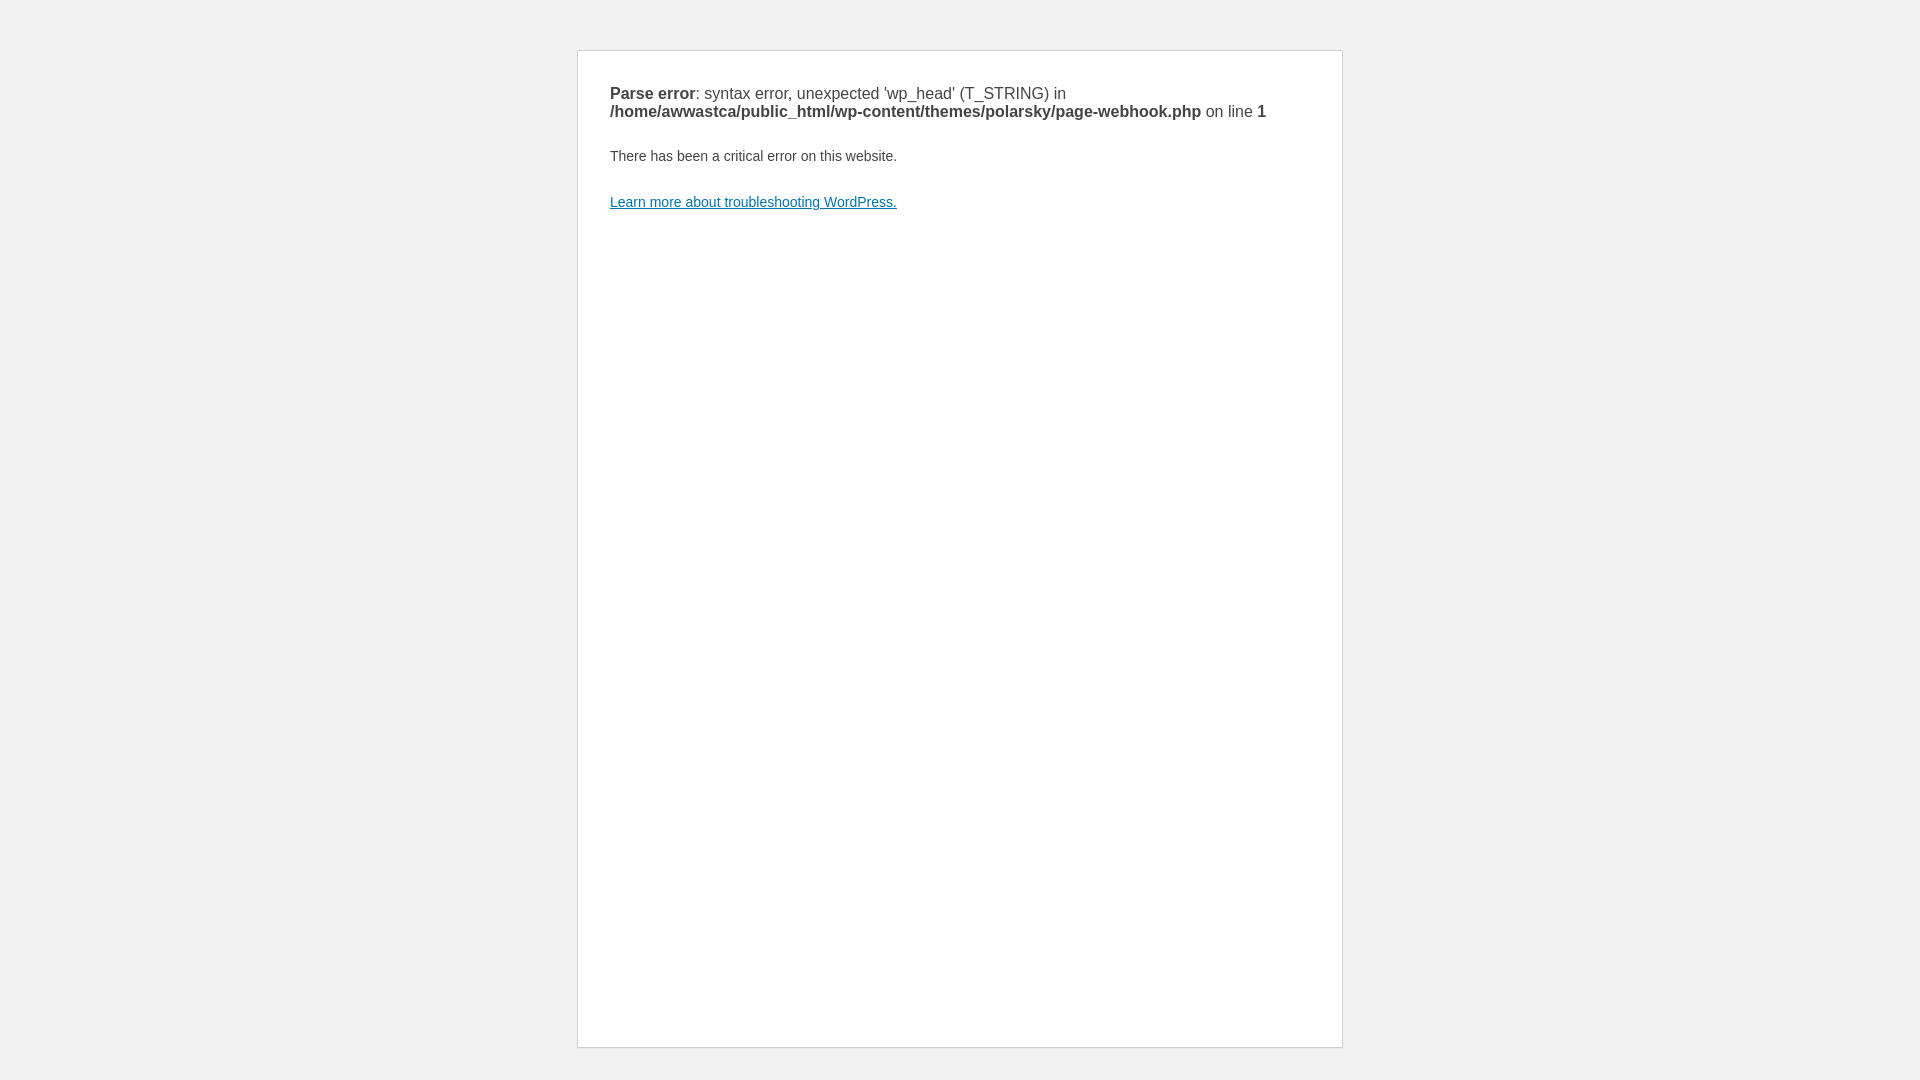 The width and height of the screenshot is (1920, 1080). Describe the element at coordinates (752, 201) in the screenshot. I see `'Learn more about troubleshooting WordPress.'` at that location.